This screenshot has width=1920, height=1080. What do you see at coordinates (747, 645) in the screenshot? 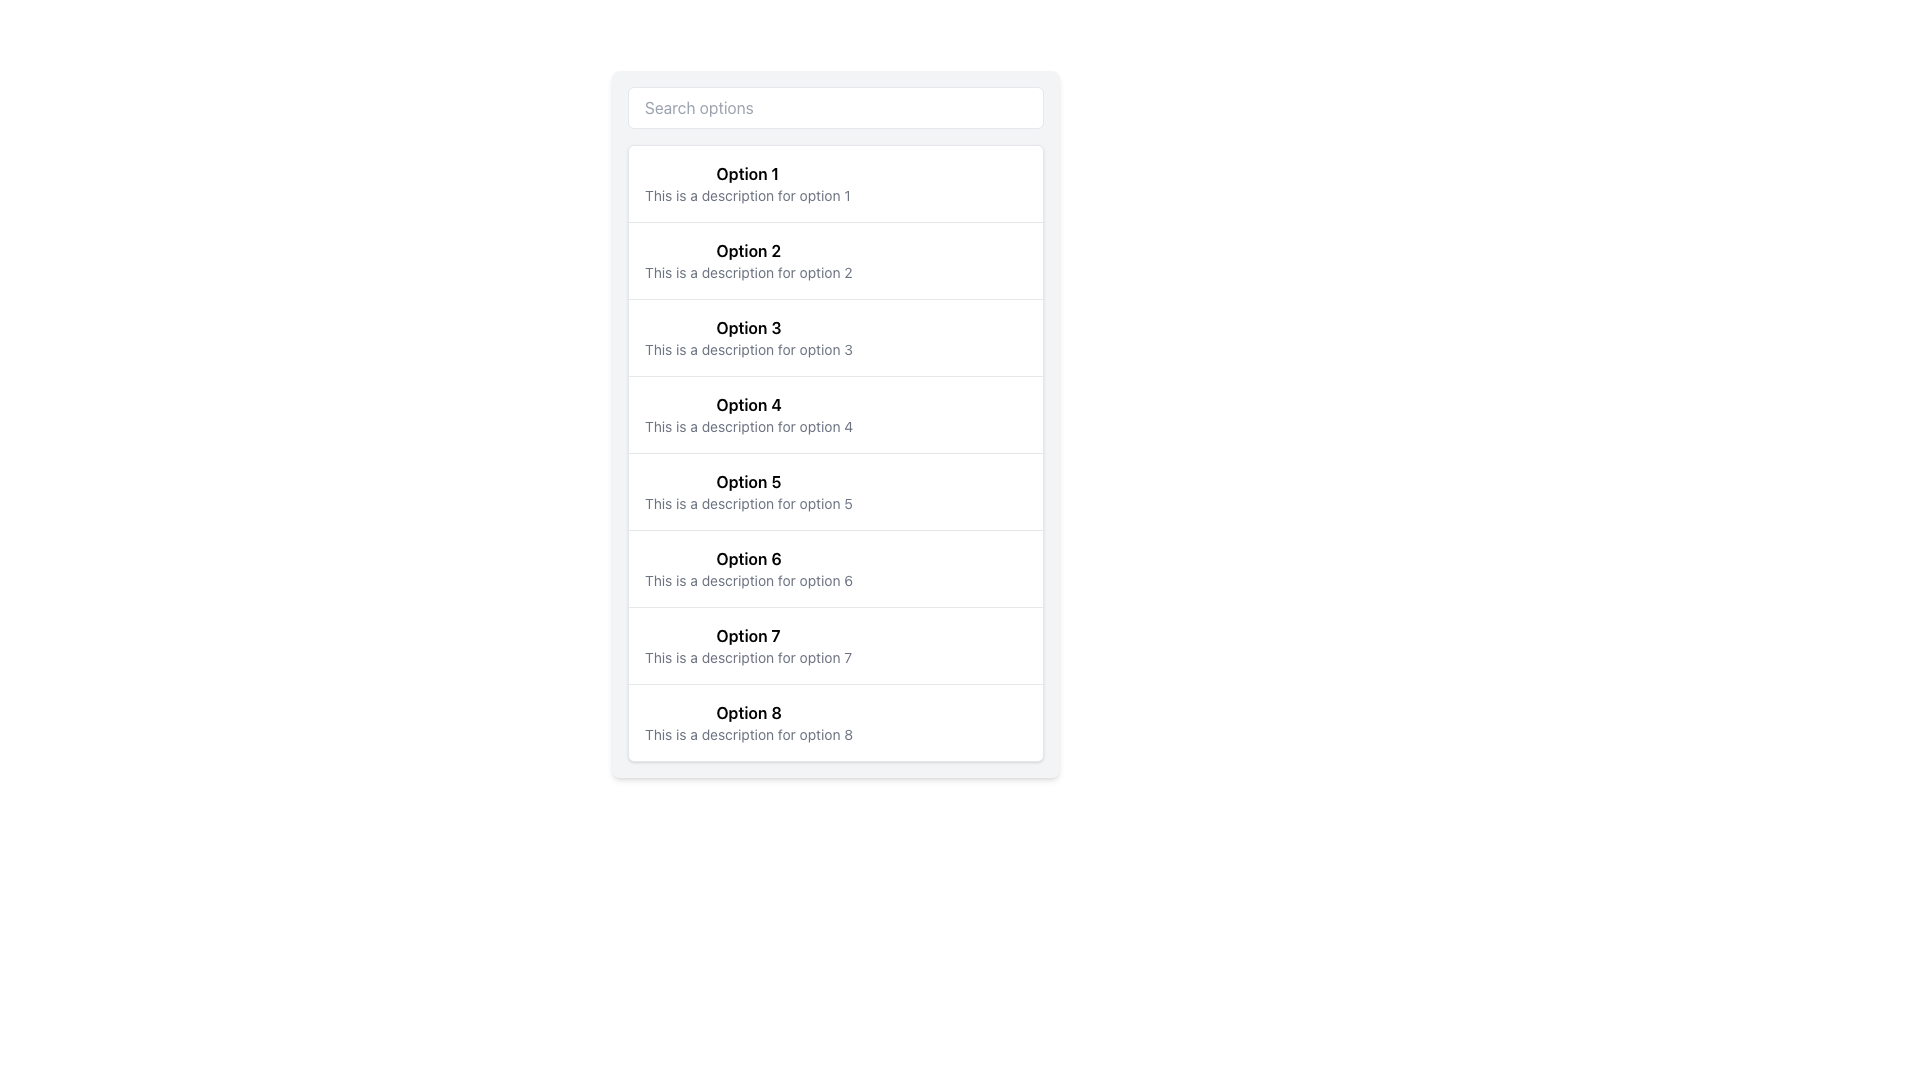
I see `the List Item with the bold title 'Option 7' and the description 'This is a description for option 7', which is the seventh item in the vertical list of options` at bounding box center [747, 645].